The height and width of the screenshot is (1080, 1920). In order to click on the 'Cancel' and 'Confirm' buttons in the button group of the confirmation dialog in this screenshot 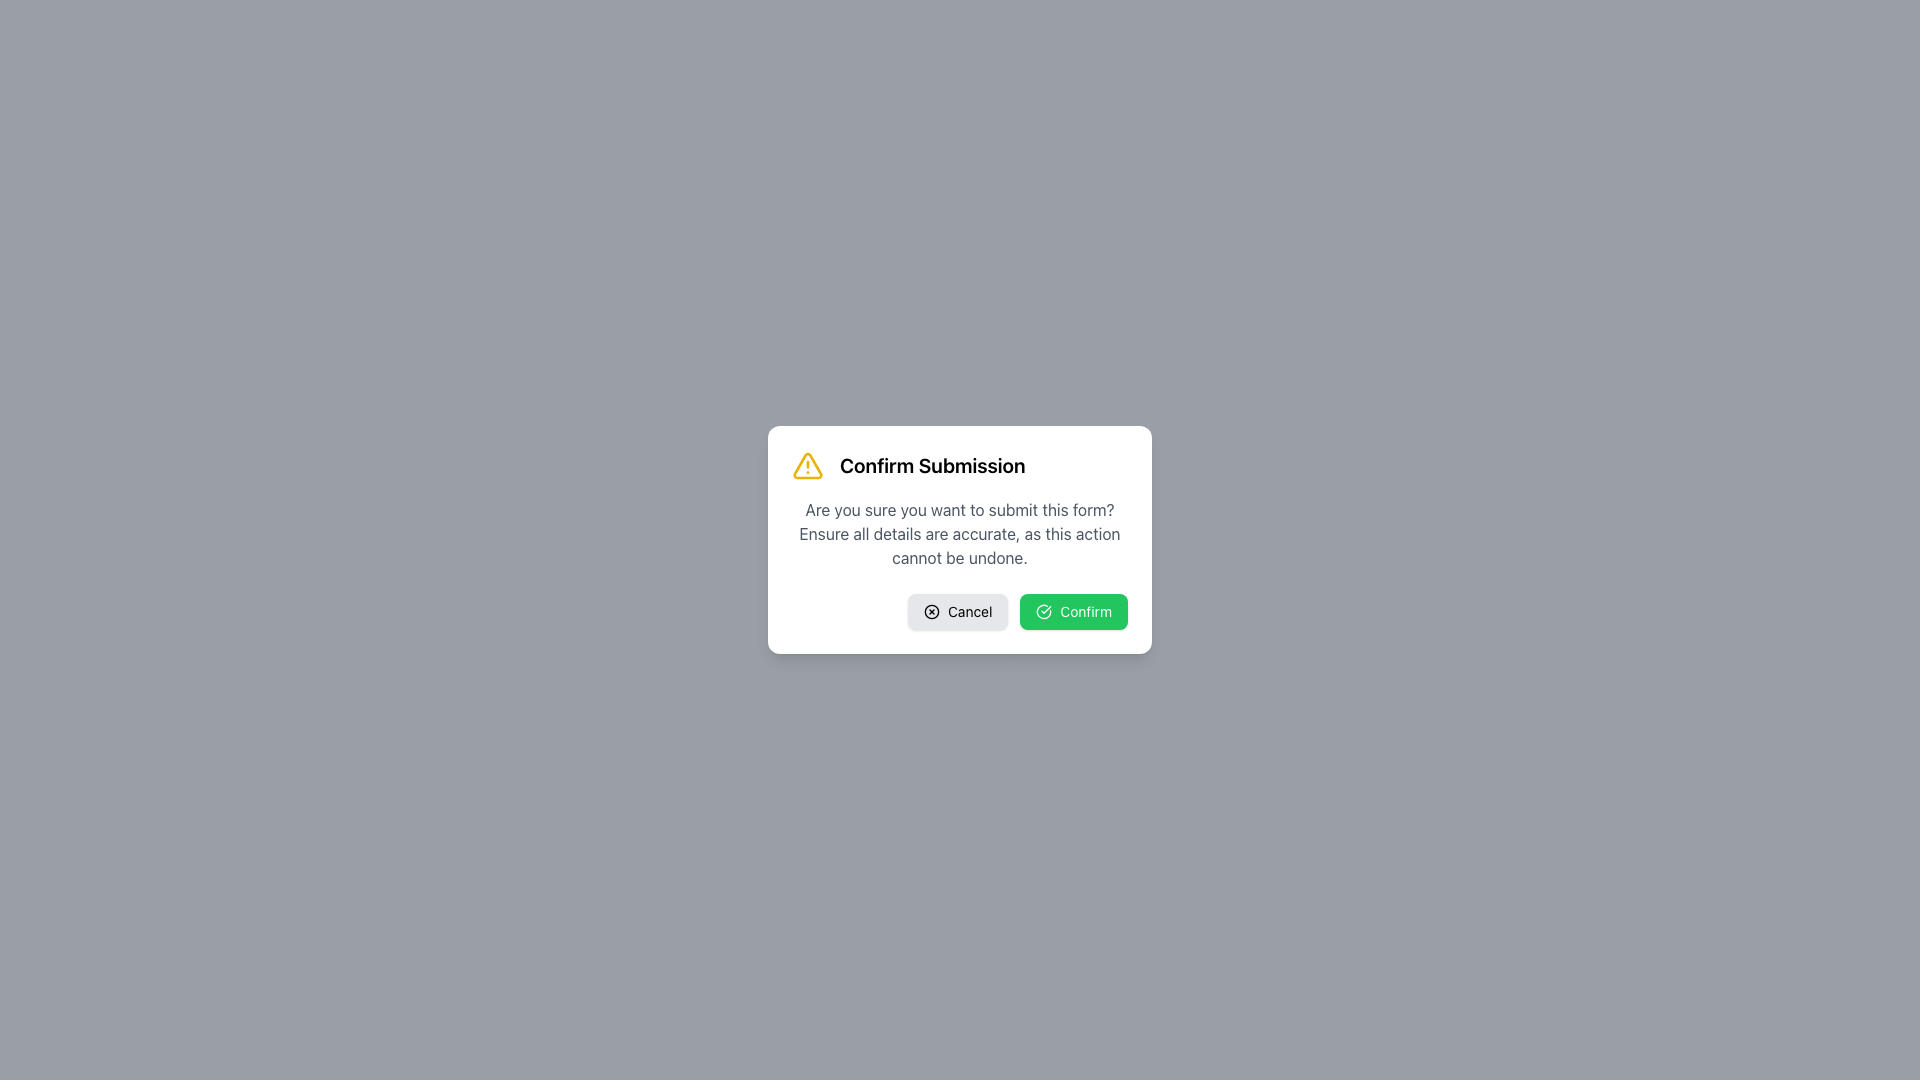, I will do `click(960, 611)`.